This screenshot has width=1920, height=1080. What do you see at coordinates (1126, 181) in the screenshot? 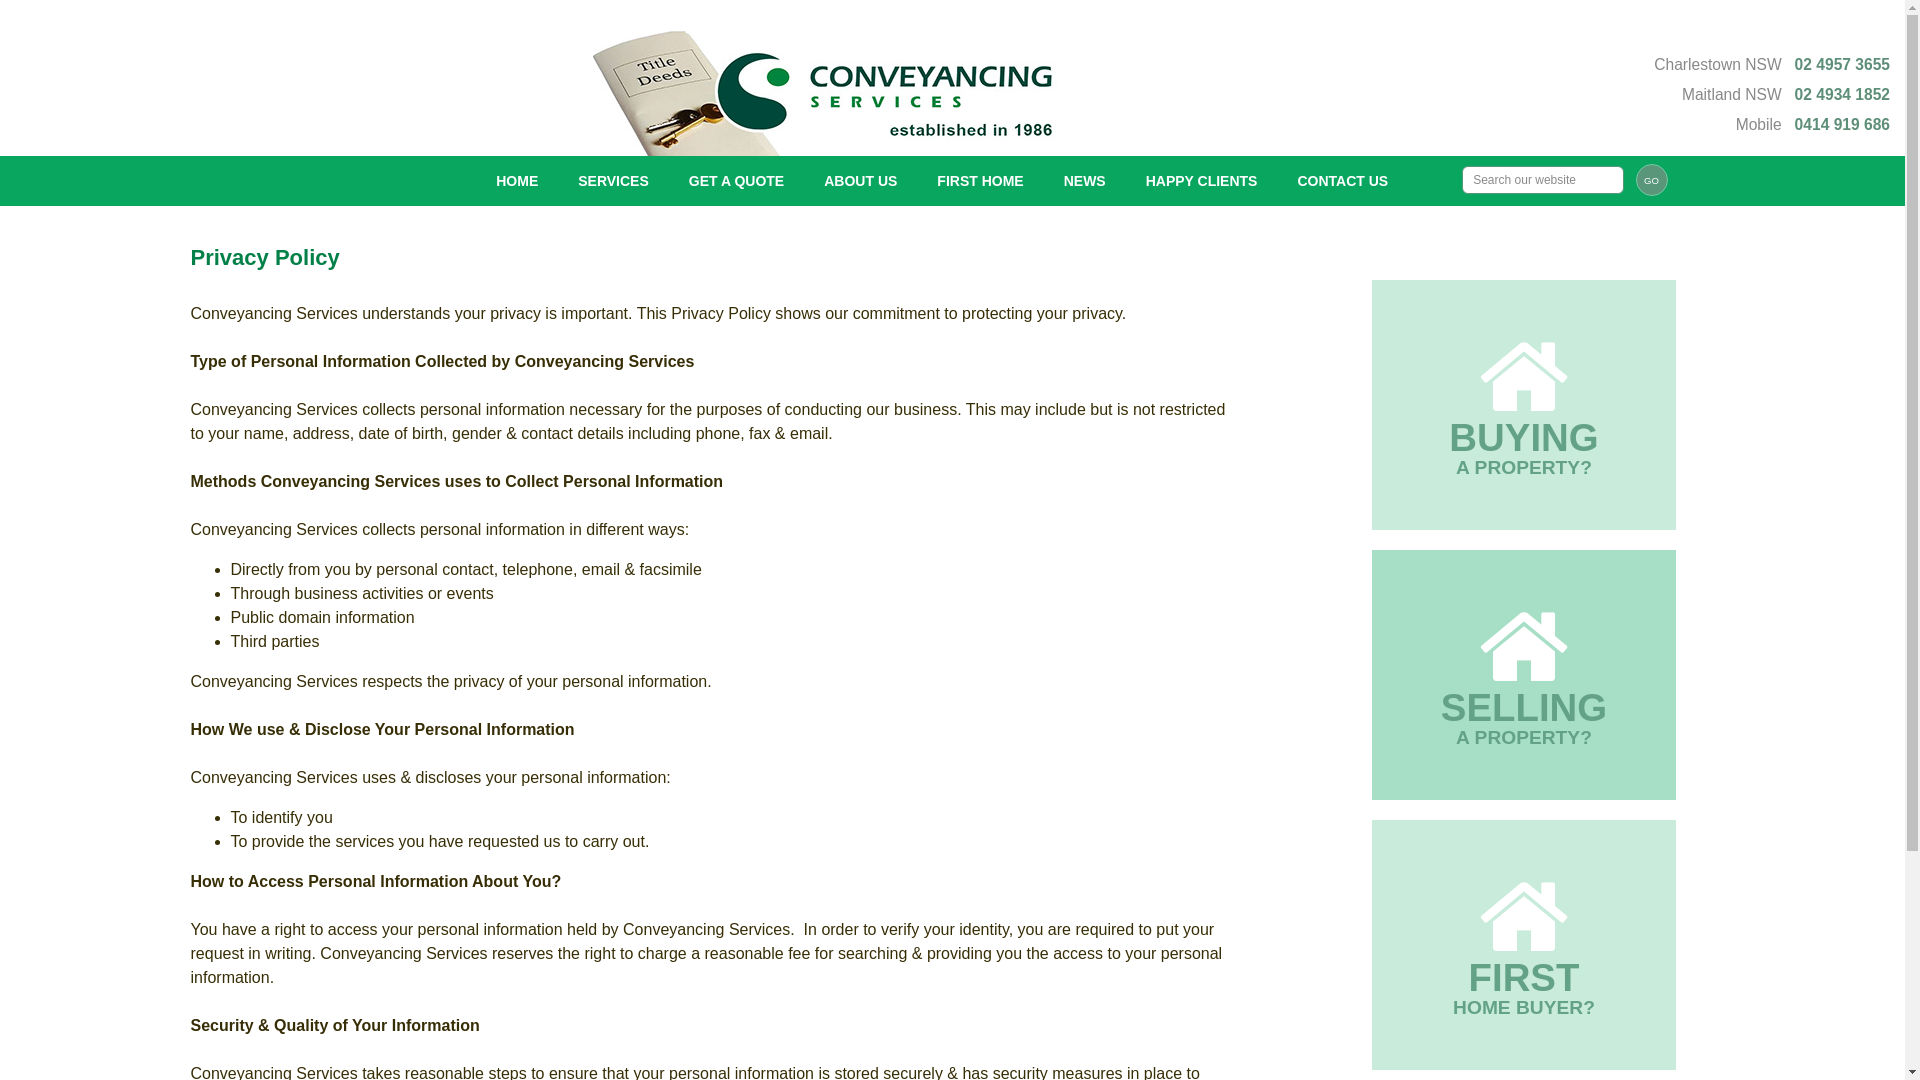
I see `'HAPPY CLIENTS'` at bounding box center [1126, 181].